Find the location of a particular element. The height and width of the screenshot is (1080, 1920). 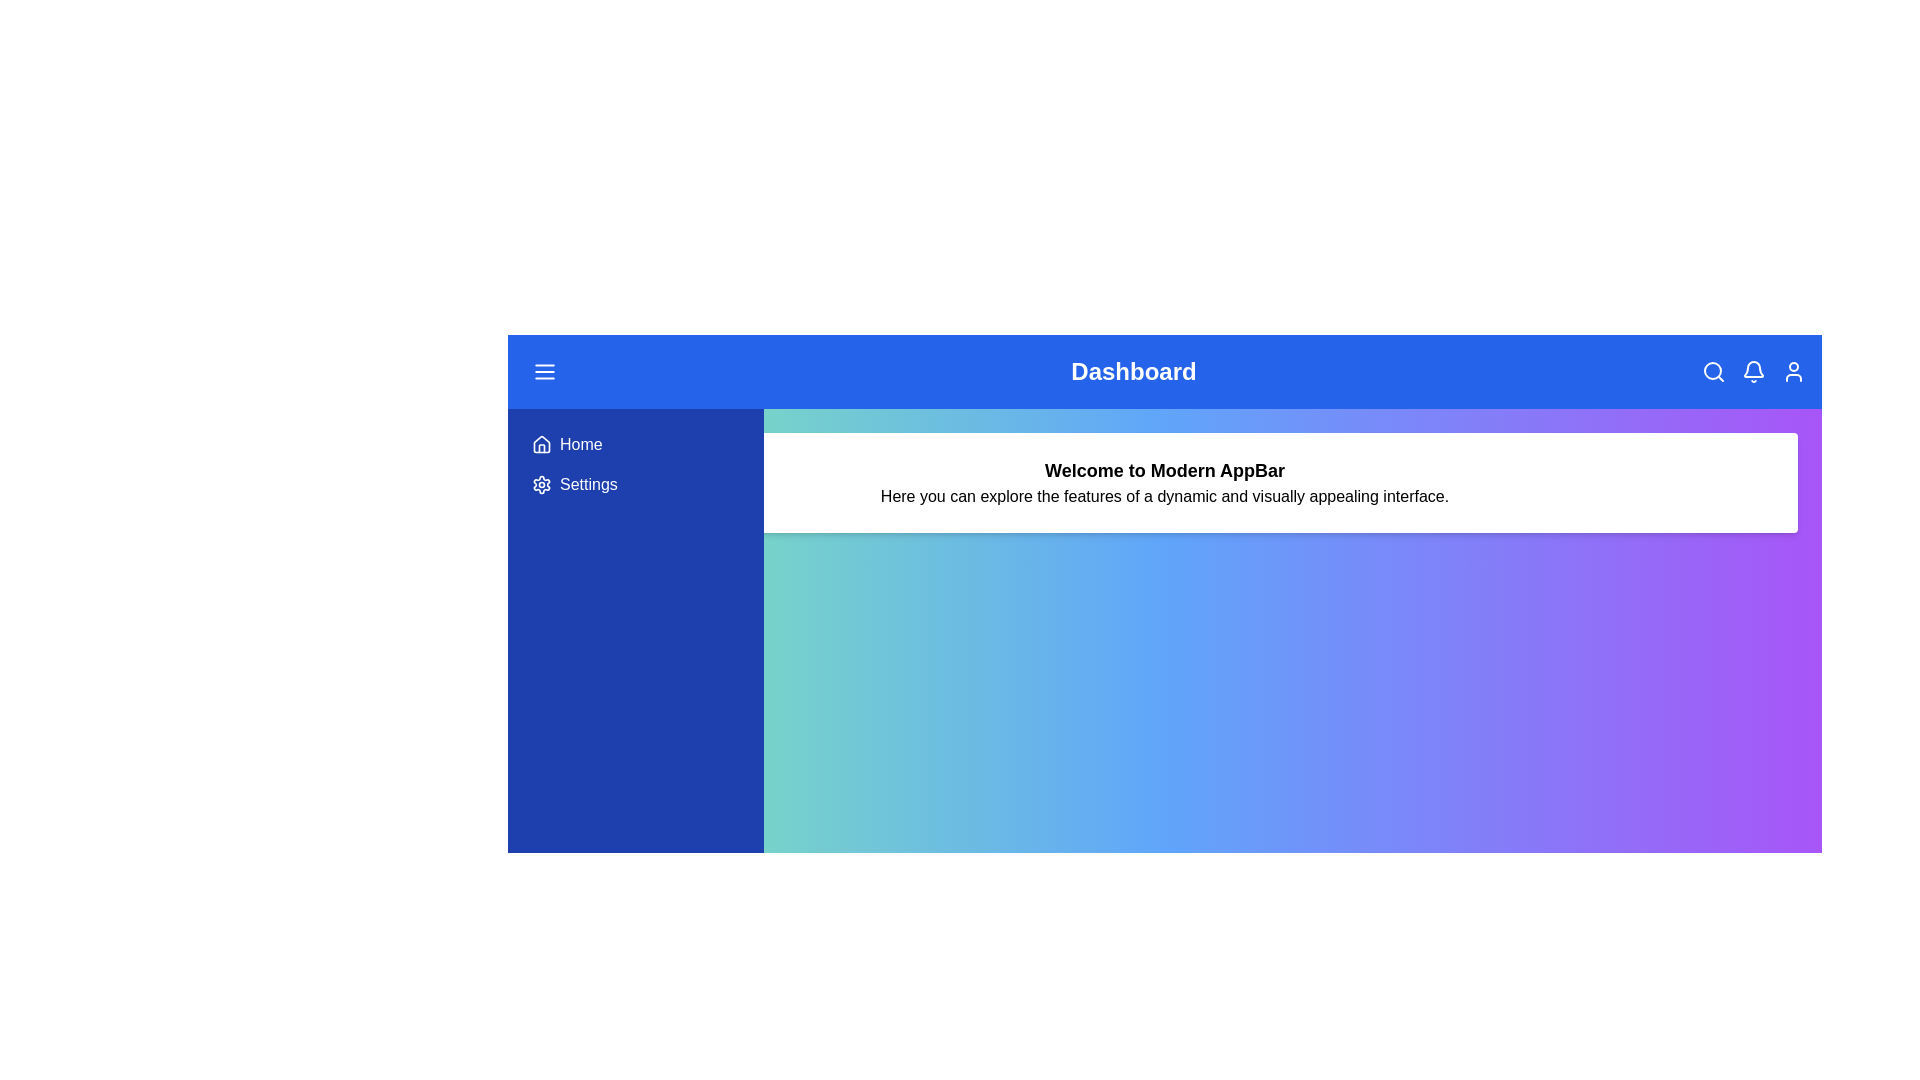

the user icon to access the user account options is located at coordinates (1794, 371).